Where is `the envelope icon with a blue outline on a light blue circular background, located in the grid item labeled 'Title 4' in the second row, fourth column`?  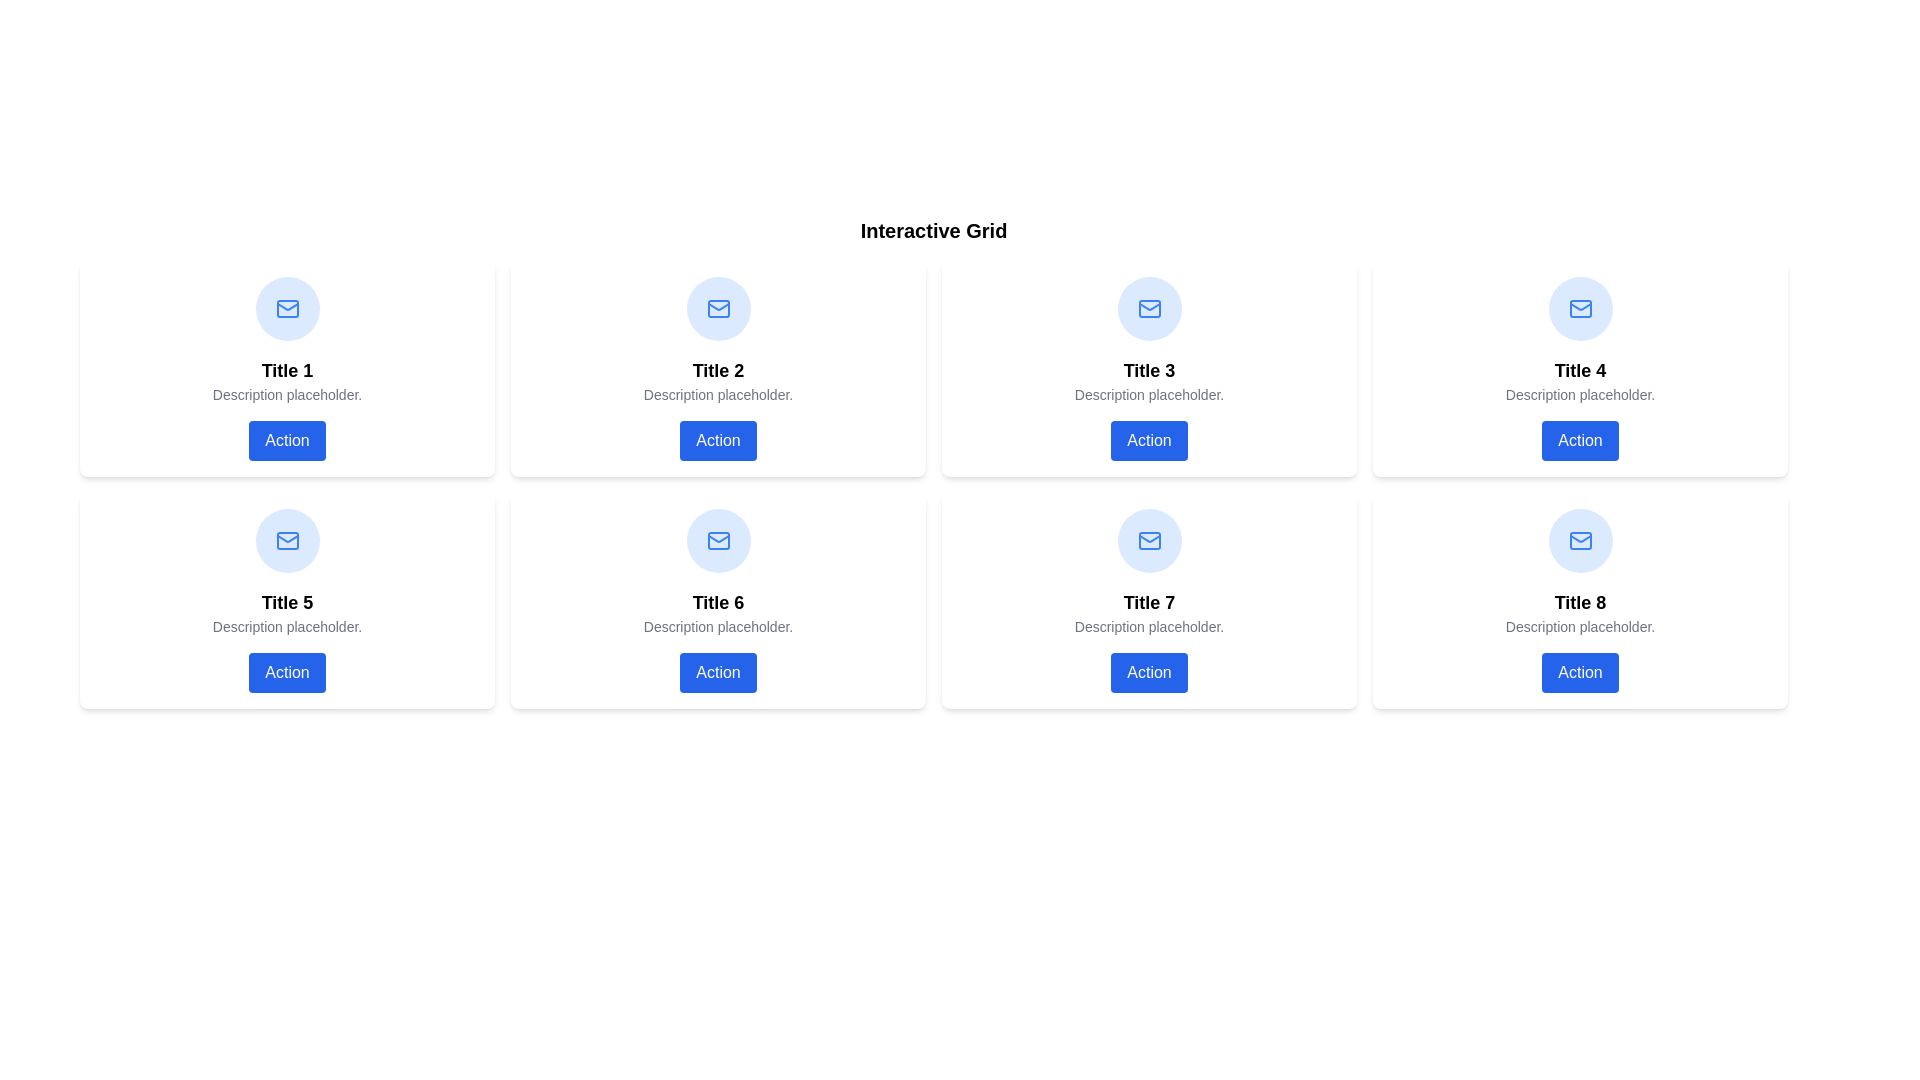 the envelope icon with a blue outline on a light blue circular background, located in the grid item labeled 'Title 4' in the second row, fourth column is located at coordinates (1579, 308).